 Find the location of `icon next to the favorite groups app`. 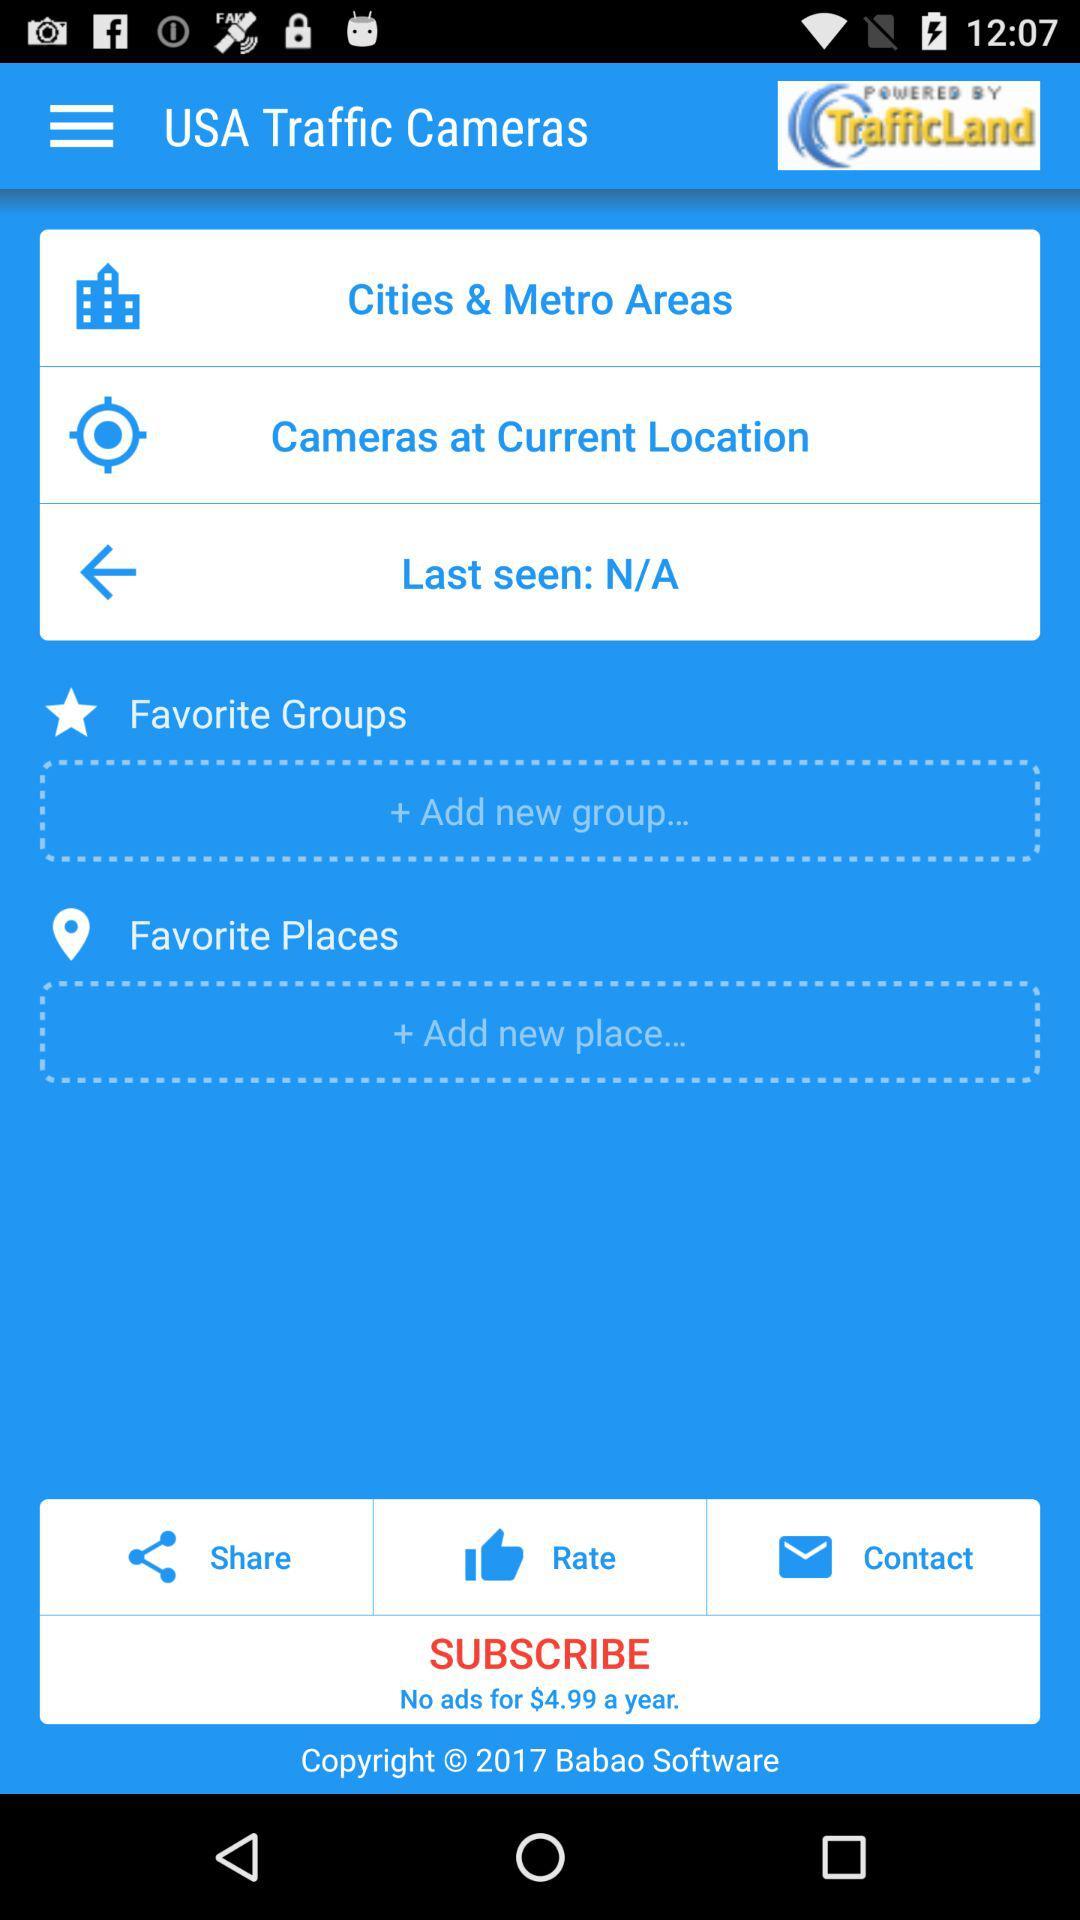

icon next to the favorite groups app is located at coordinates (70, 713).